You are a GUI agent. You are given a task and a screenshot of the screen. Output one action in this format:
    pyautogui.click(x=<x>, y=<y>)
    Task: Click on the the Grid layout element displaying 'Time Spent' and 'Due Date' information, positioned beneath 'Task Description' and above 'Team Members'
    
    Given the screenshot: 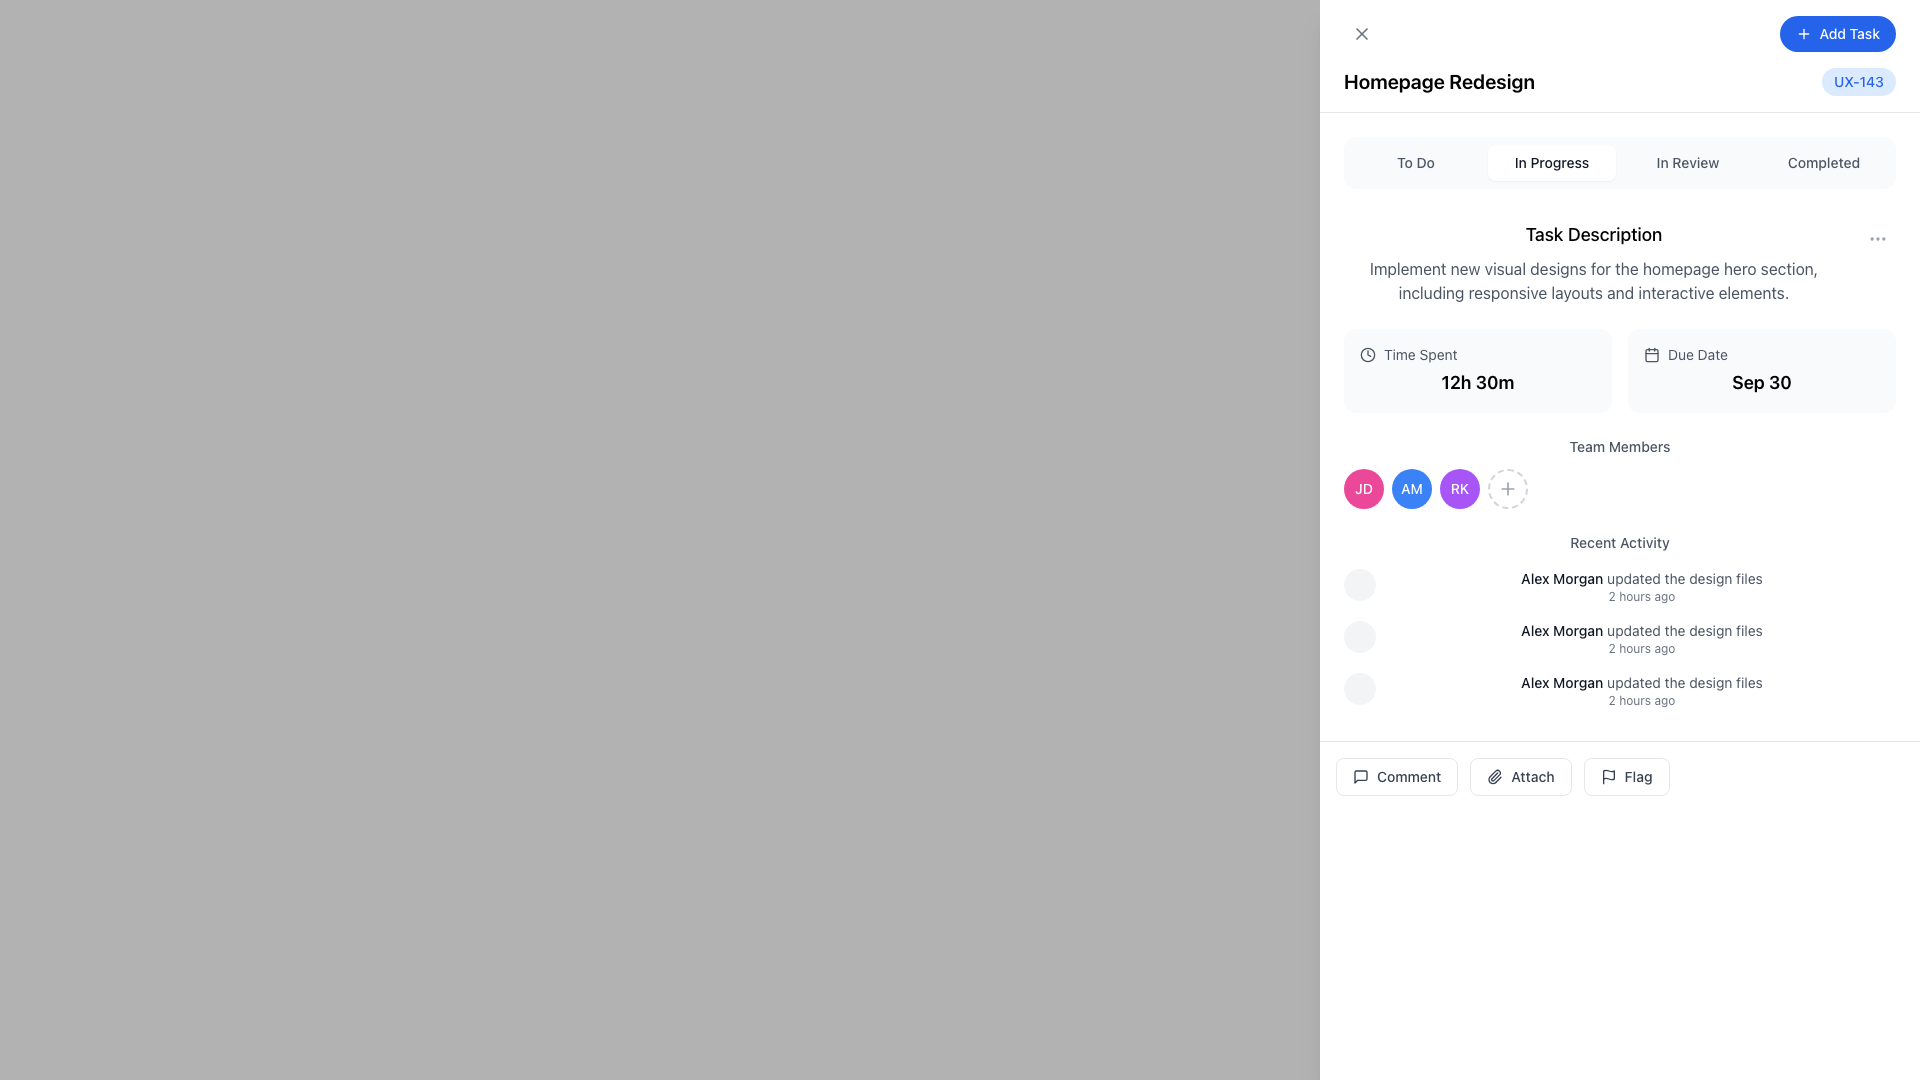 What is the action you would take?
    pyautogui.click(x=1620, y=370)
    